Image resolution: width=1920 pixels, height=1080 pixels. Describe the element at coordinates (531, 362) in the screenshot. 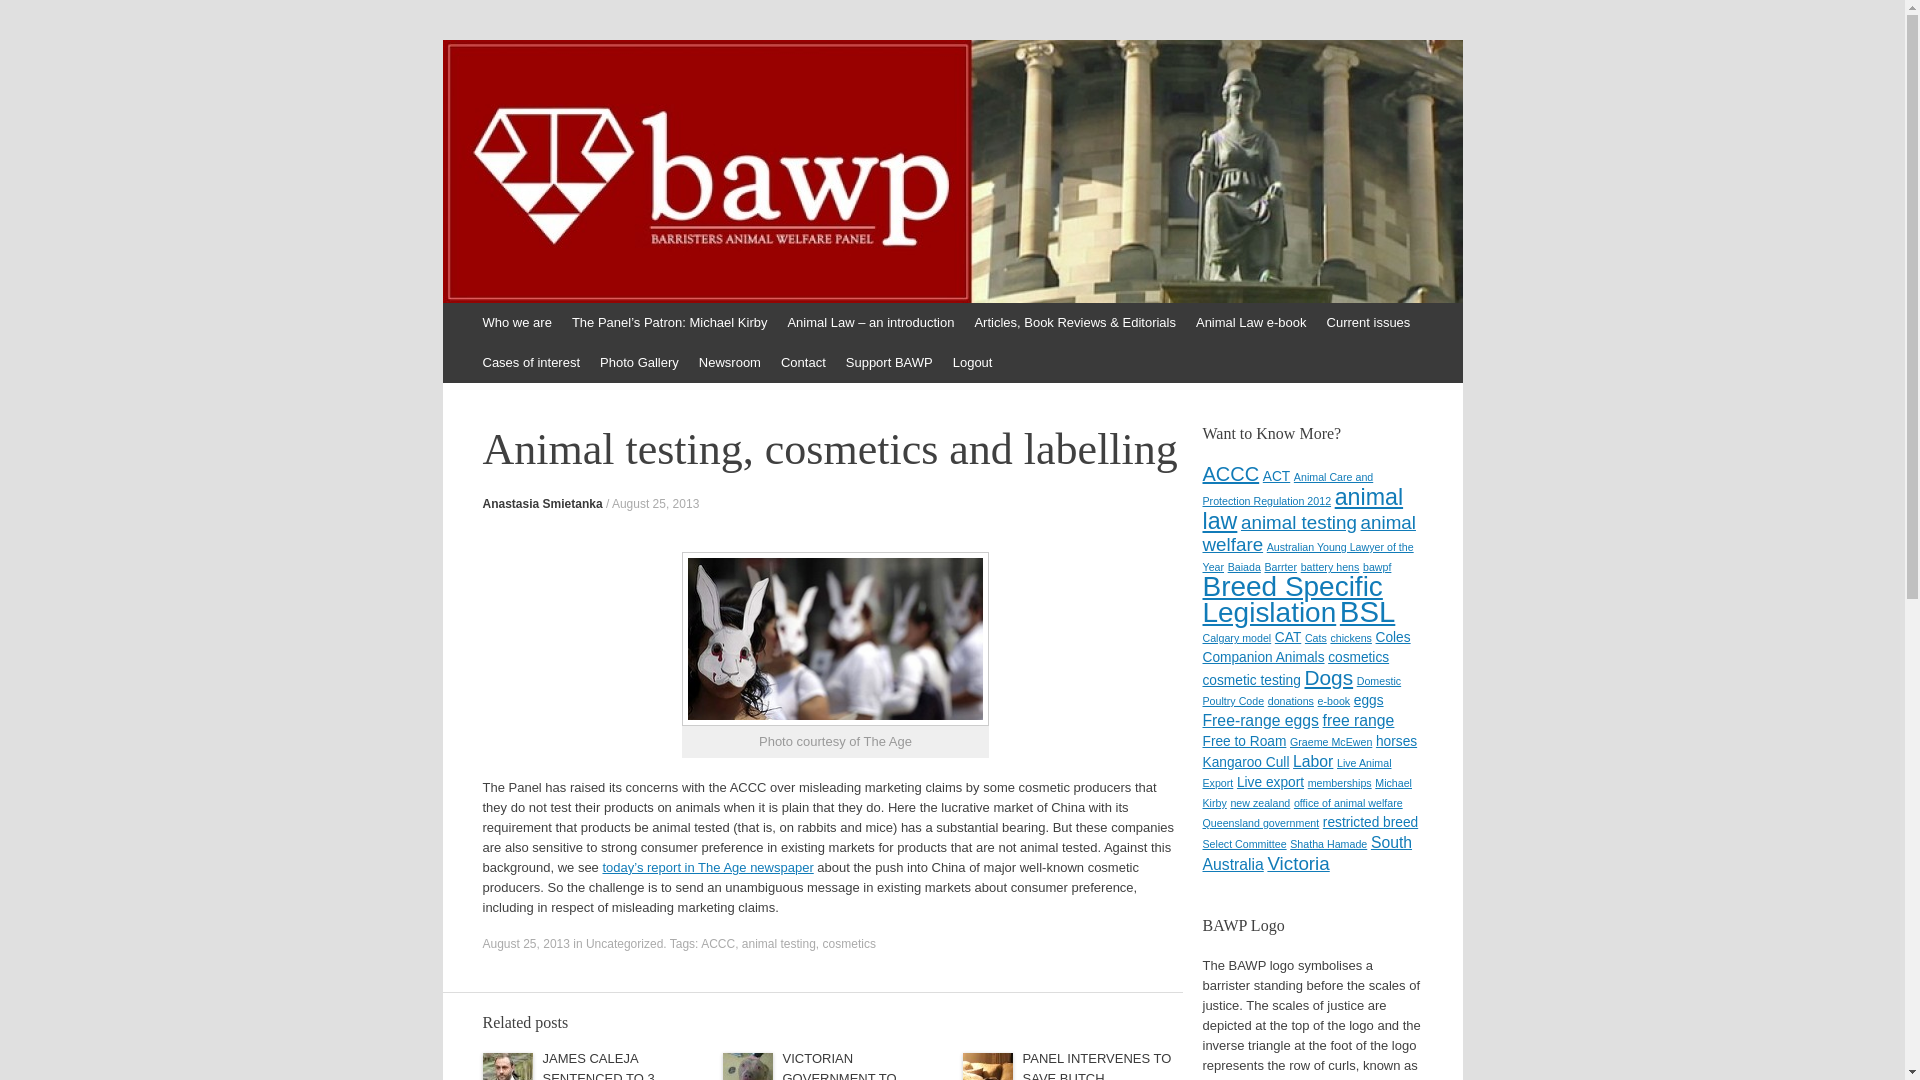

I see `'Cases of interest'` at that location.